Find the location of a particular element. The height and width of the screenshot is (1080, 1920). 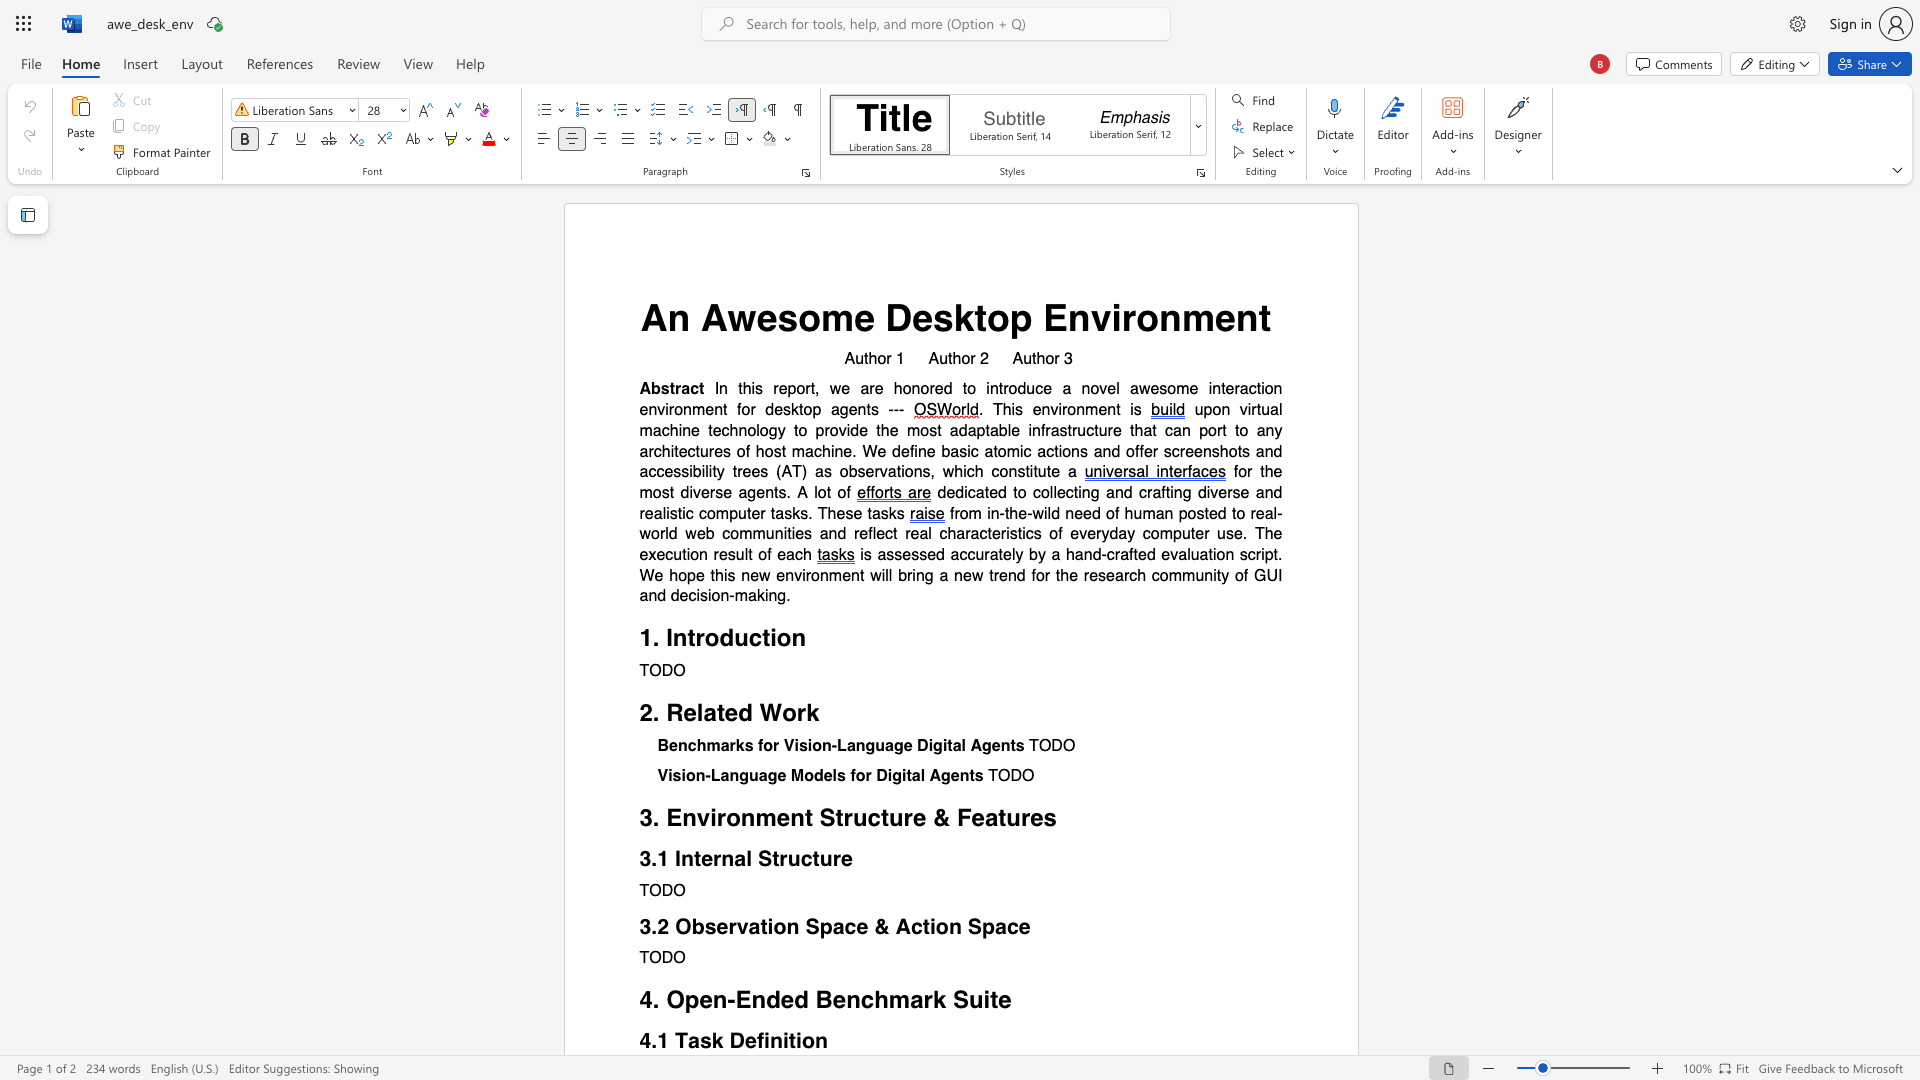

the 1th character "e" in the text is located at coordinates (766, 316).